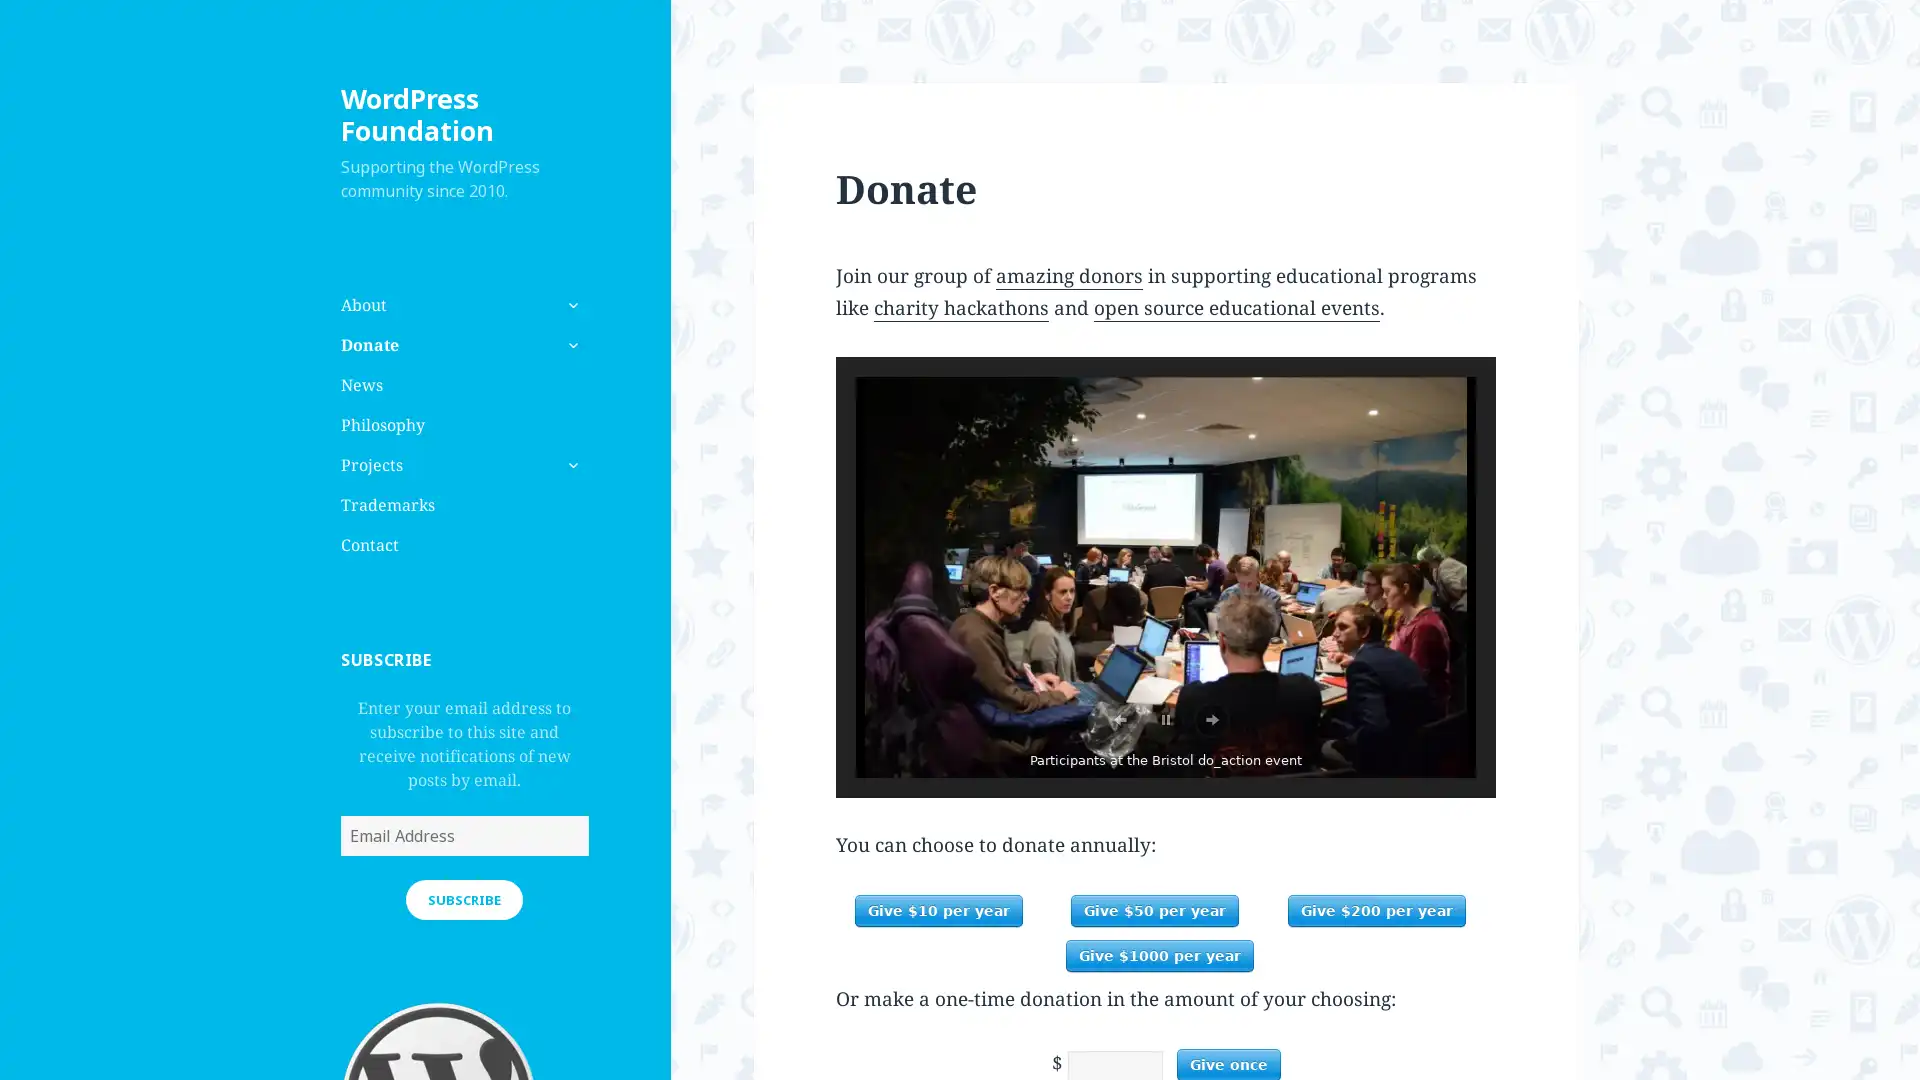 The height and width of the screenshot is (1080, 1920). Describe the element at coordinates (1376, 910) in the screenshot. I see `Give $200 per year` at that location.